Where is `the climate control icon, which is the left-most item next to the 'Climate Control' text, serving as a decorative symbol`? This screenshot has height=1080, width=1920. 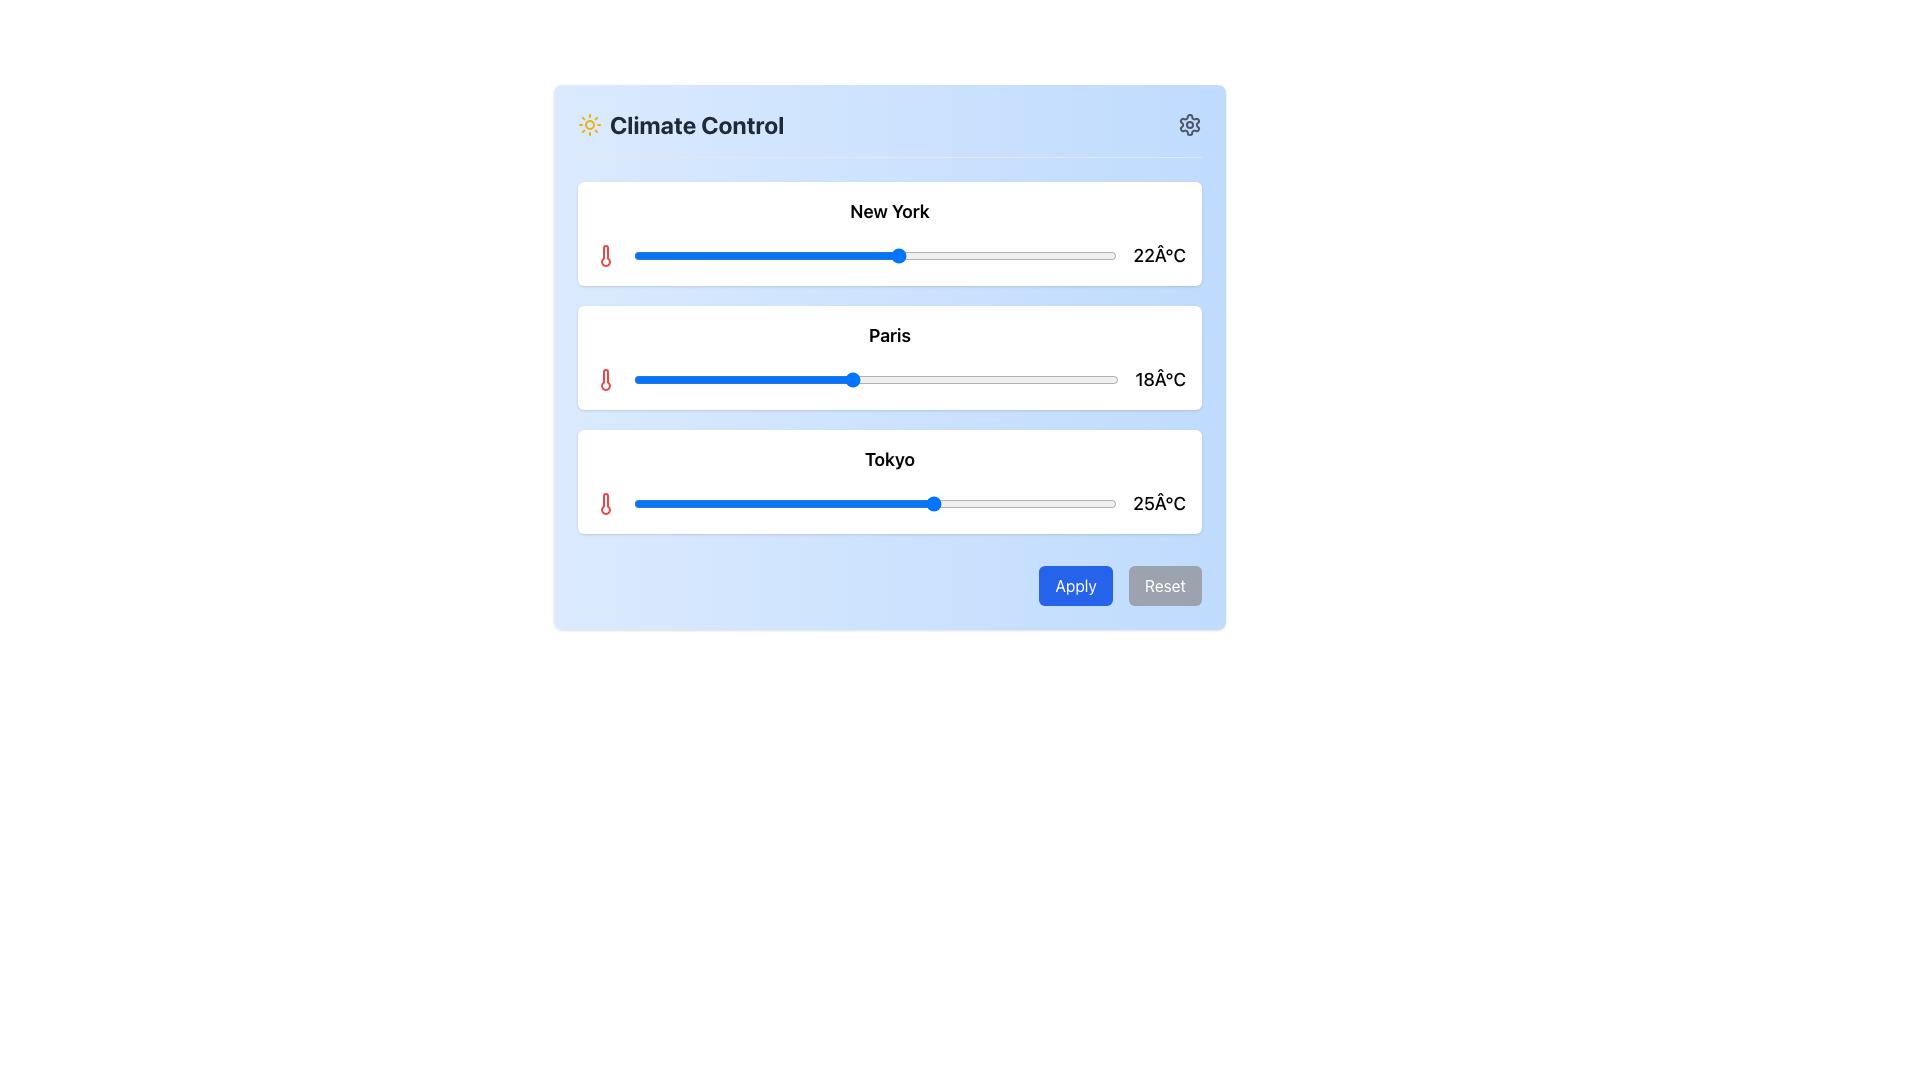
the climate control icon, which is the left-most item next to the 'Climate Control' text, serving as a decorative symbol is located at coordinates (589, 124).